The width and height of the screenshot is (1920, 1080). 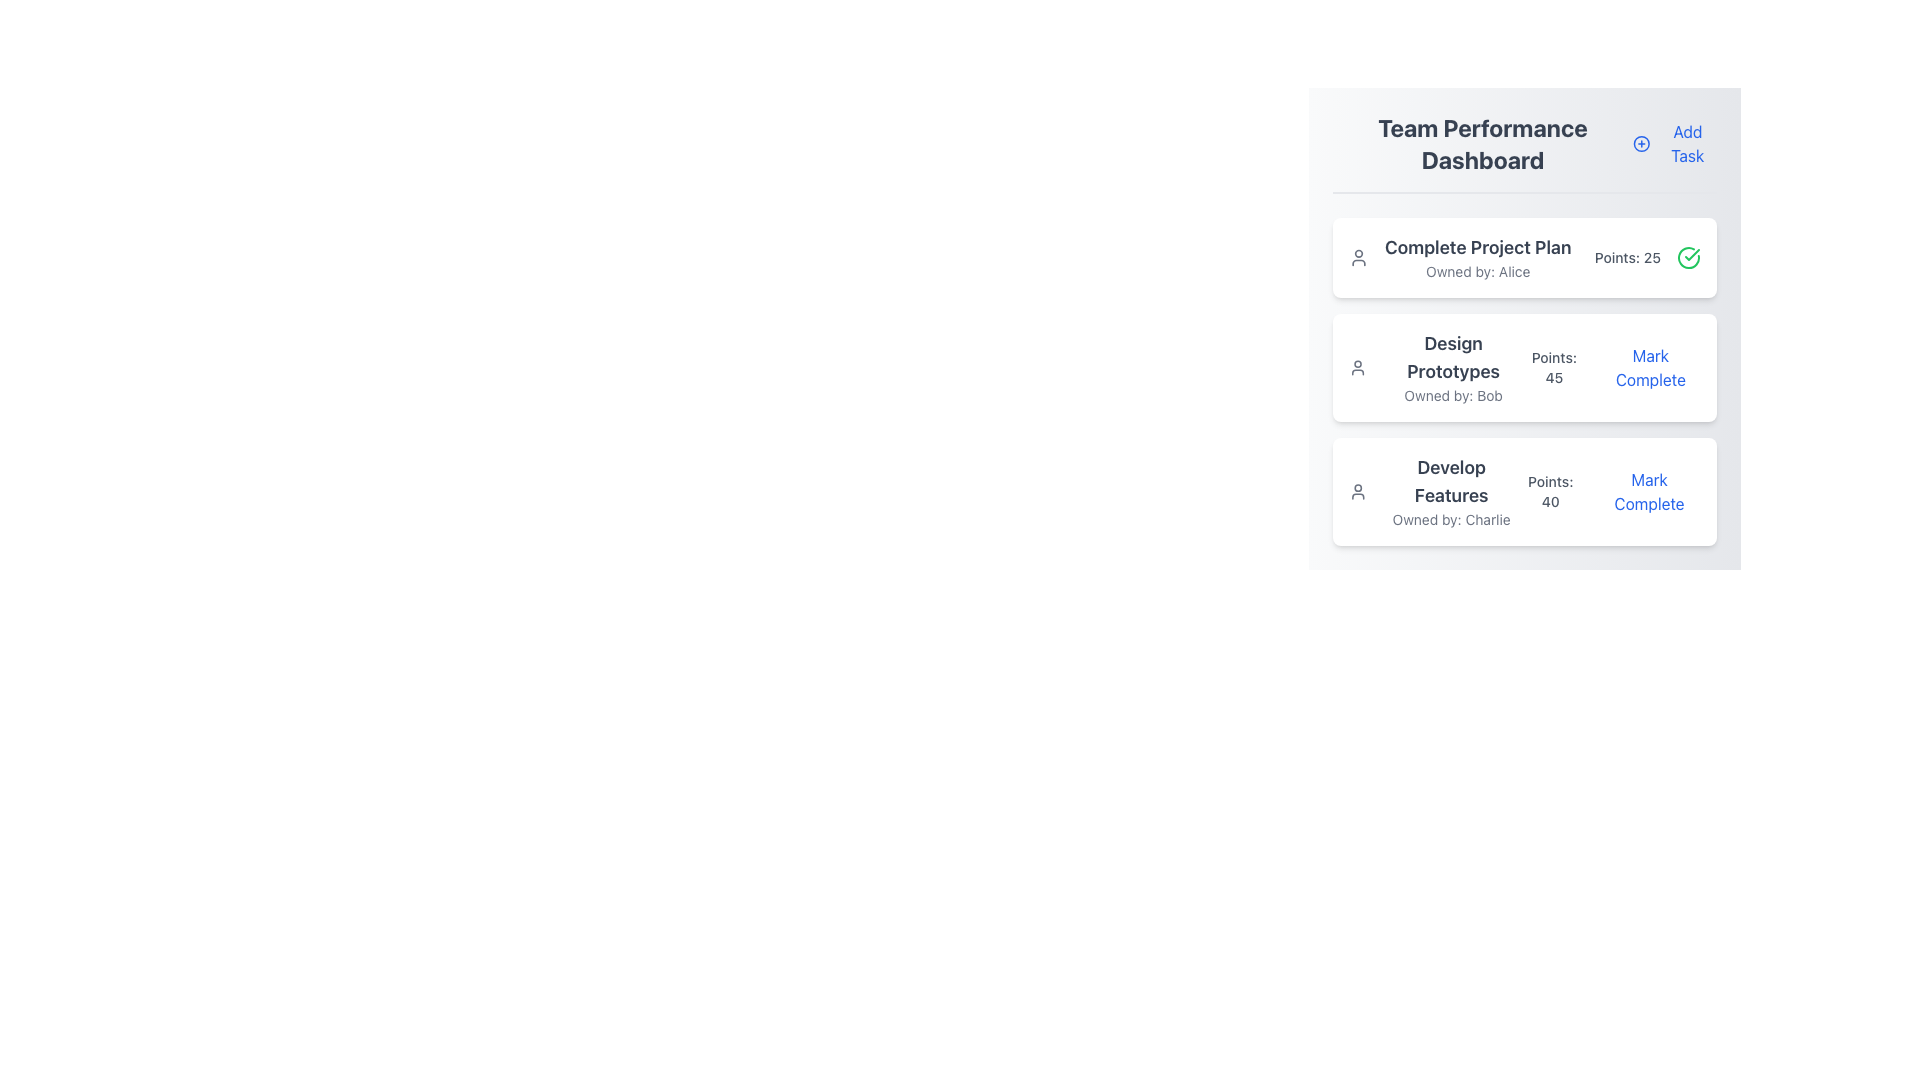 What do you see at coordinates (1650, 367) in the screenshot?
I see `the blue text link labeled 'Mark Complete' located to the right of 'Points: 45' in the second row of the task list` at bounding box center [1650, 367].